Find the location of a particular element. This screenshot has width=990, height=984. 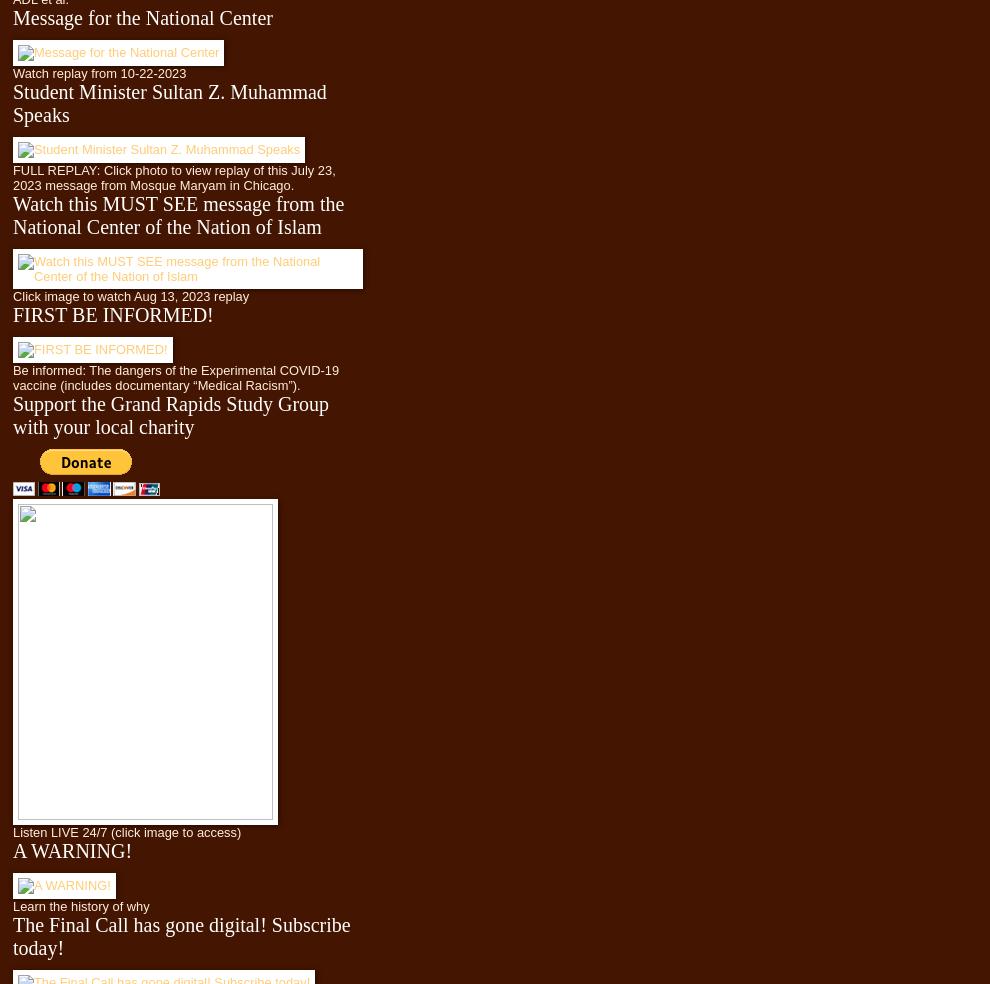

'Student Minister Sultan Z. Muhammad Speaks' is located at coordinates (11, 101).